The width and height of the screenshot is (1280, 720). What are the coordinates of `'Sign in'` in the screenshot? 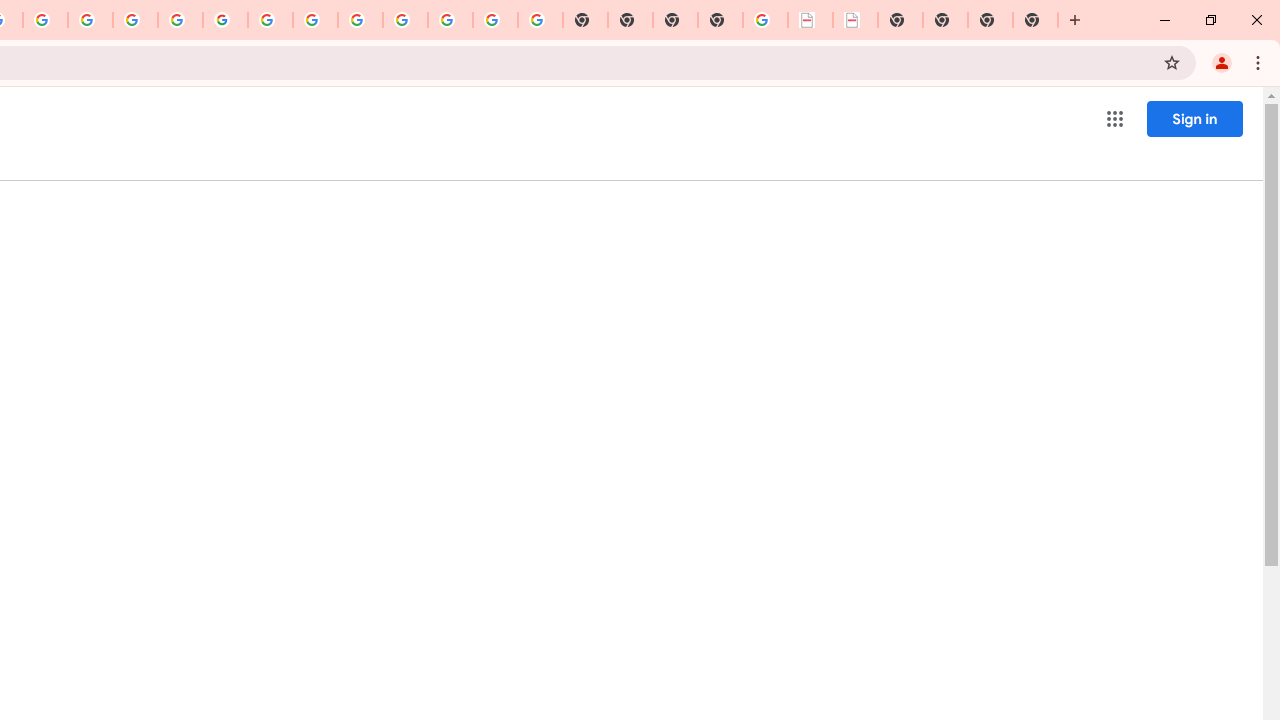 It's located at (1194, 118).